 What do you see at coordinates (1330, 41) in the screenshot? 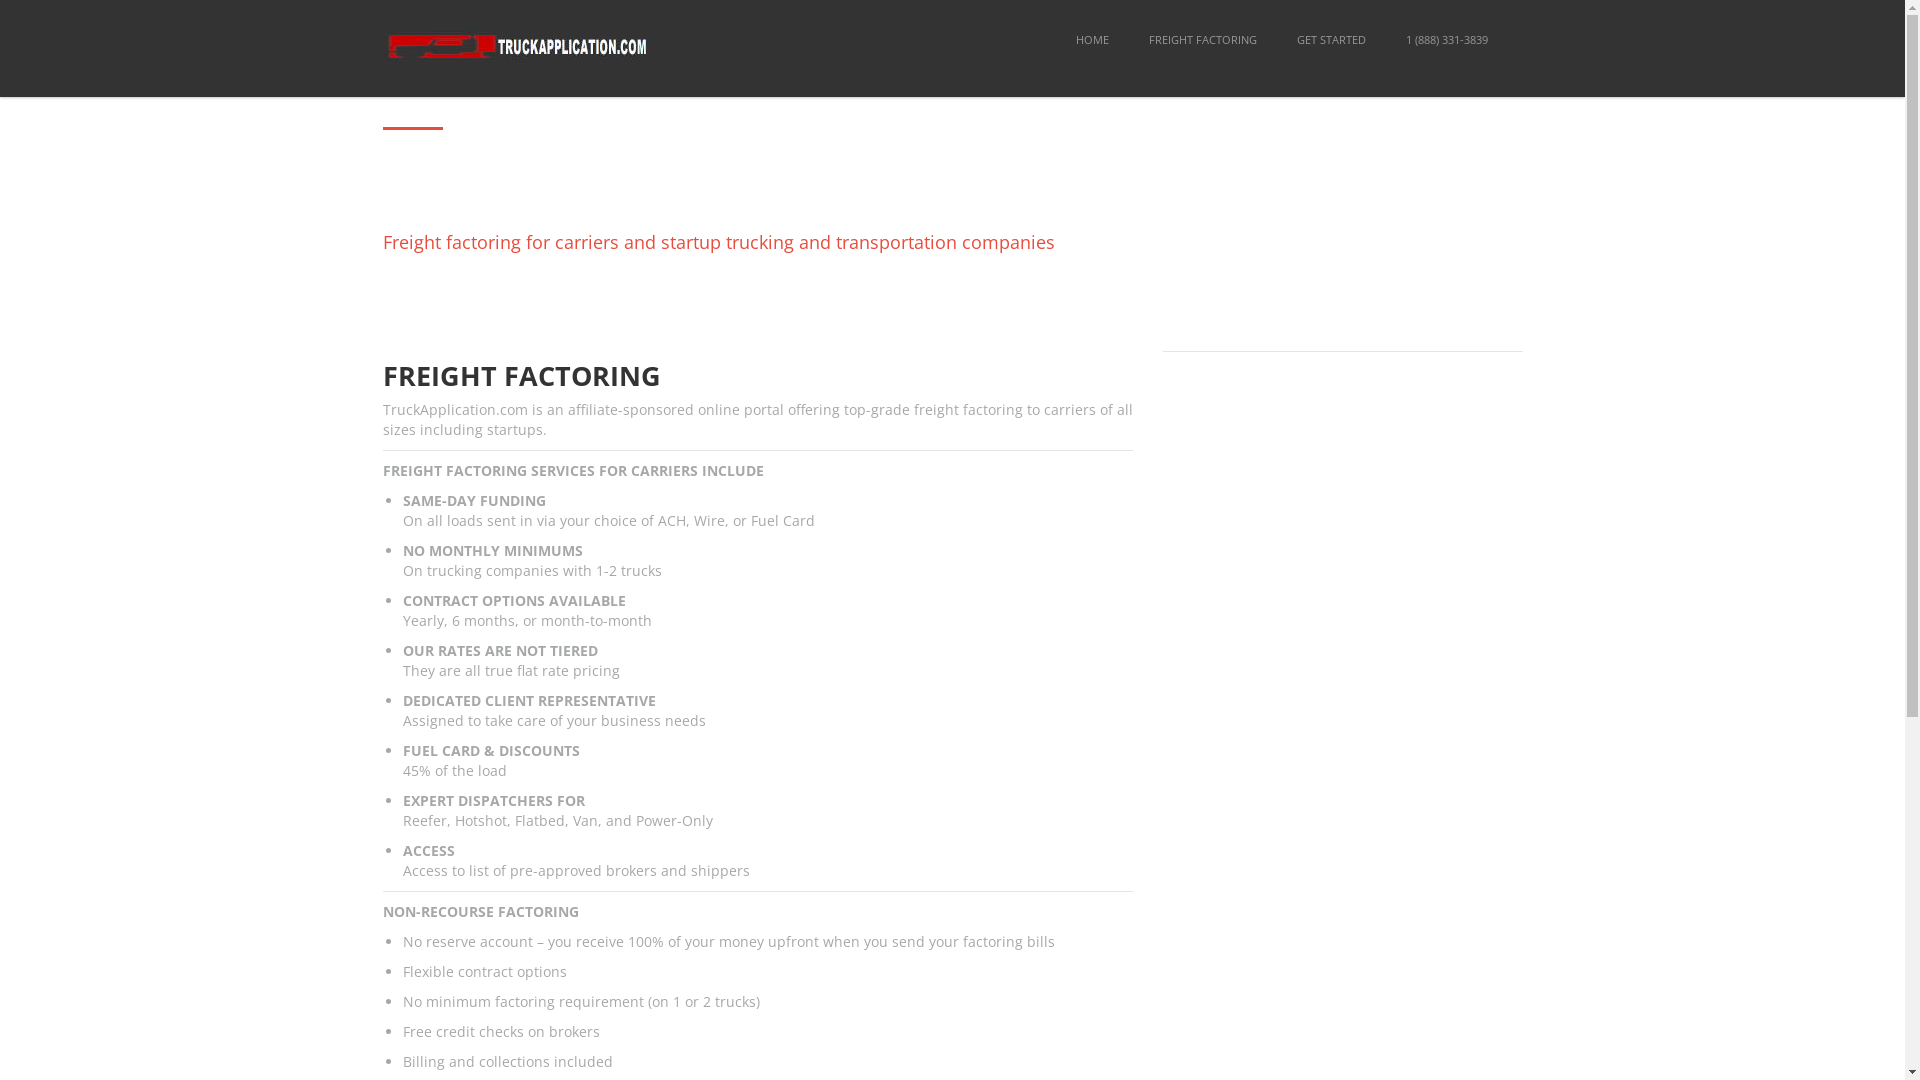
I see `'GET STARTED'` at bounding box center [1330, 41].